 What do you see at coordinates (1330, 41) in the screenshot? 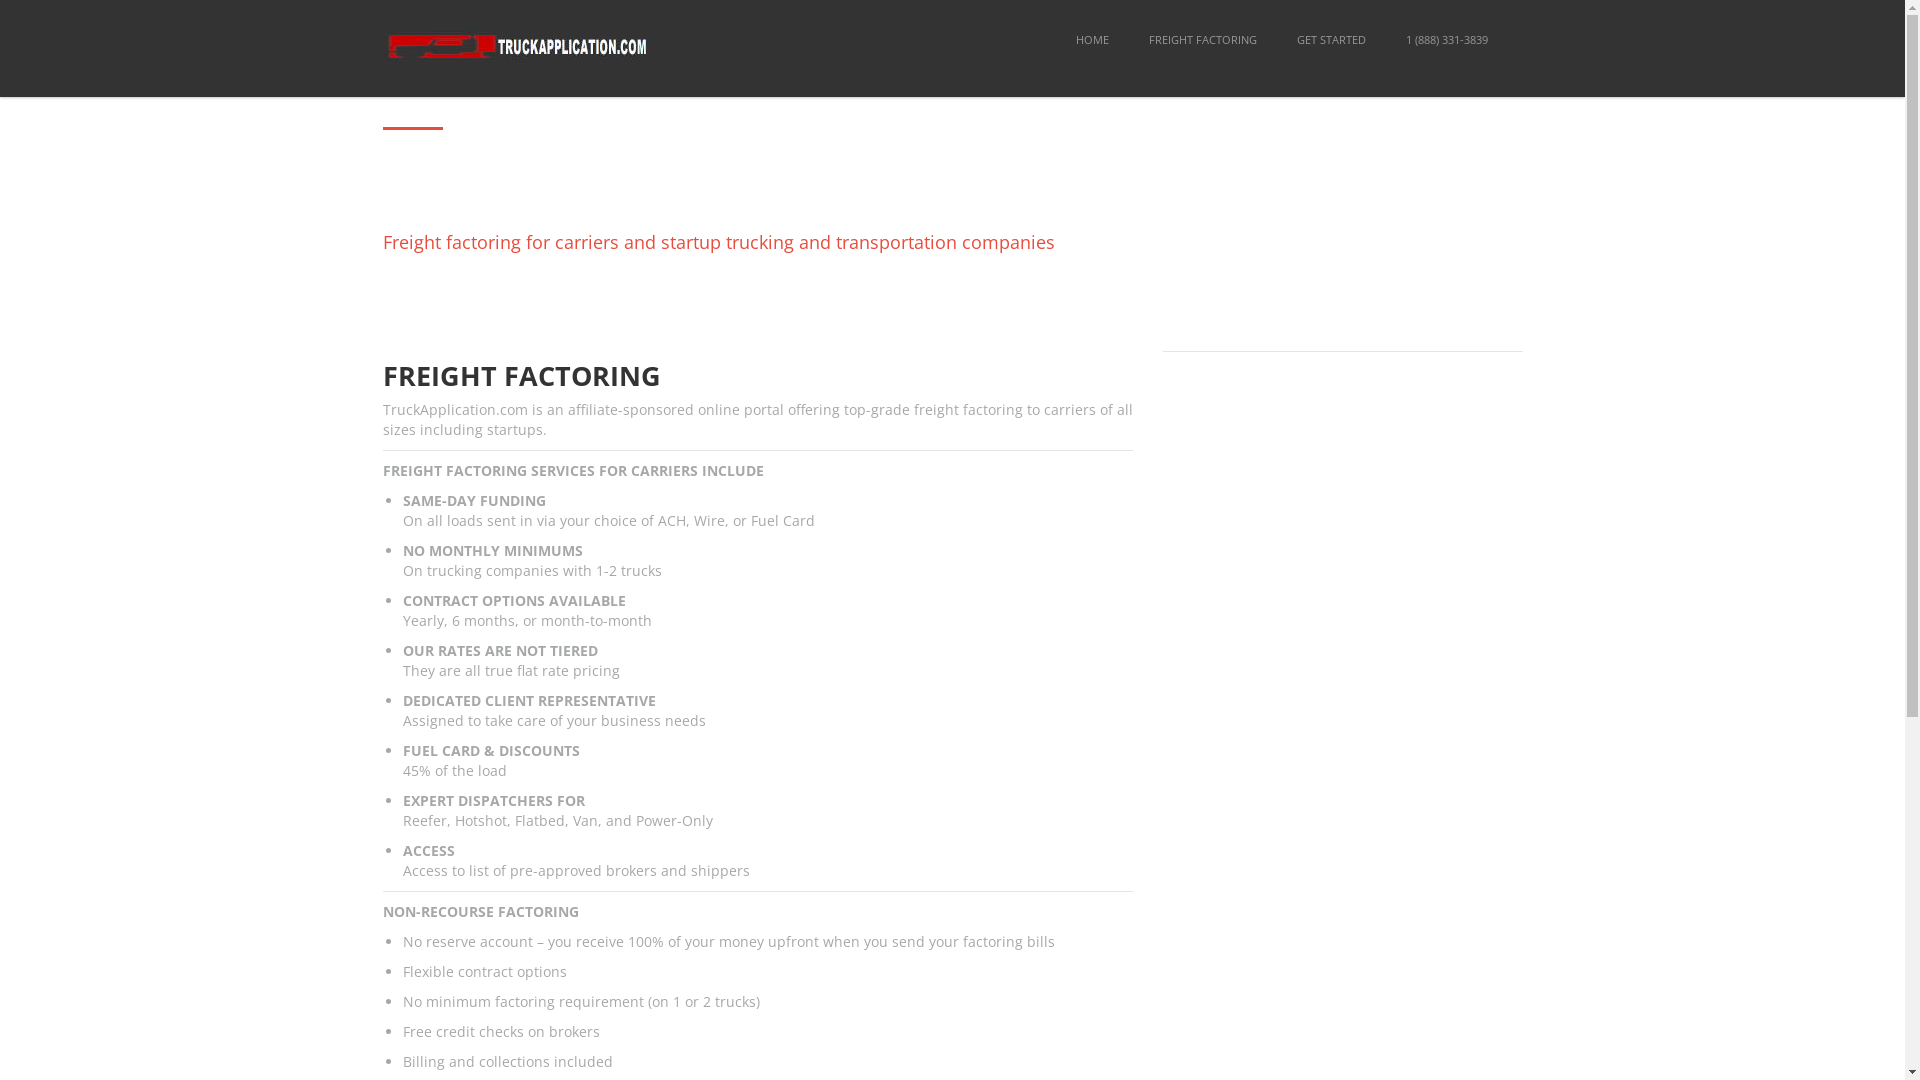
I see `'GET STARTED'` at bounding box center [1330, 41].